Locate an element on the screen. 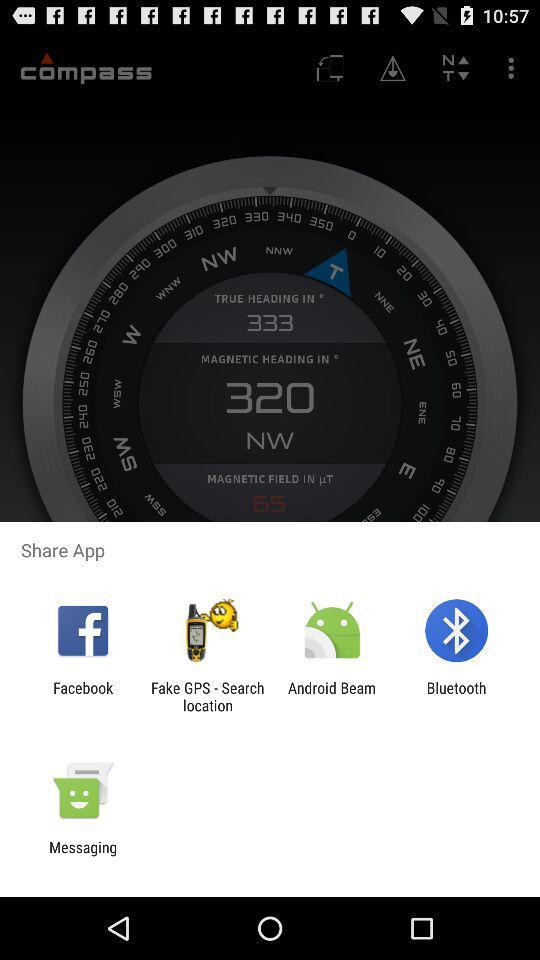 This screenshot has width=540, height=960. item next to bluetooth app is located at coordinates (332, 696).